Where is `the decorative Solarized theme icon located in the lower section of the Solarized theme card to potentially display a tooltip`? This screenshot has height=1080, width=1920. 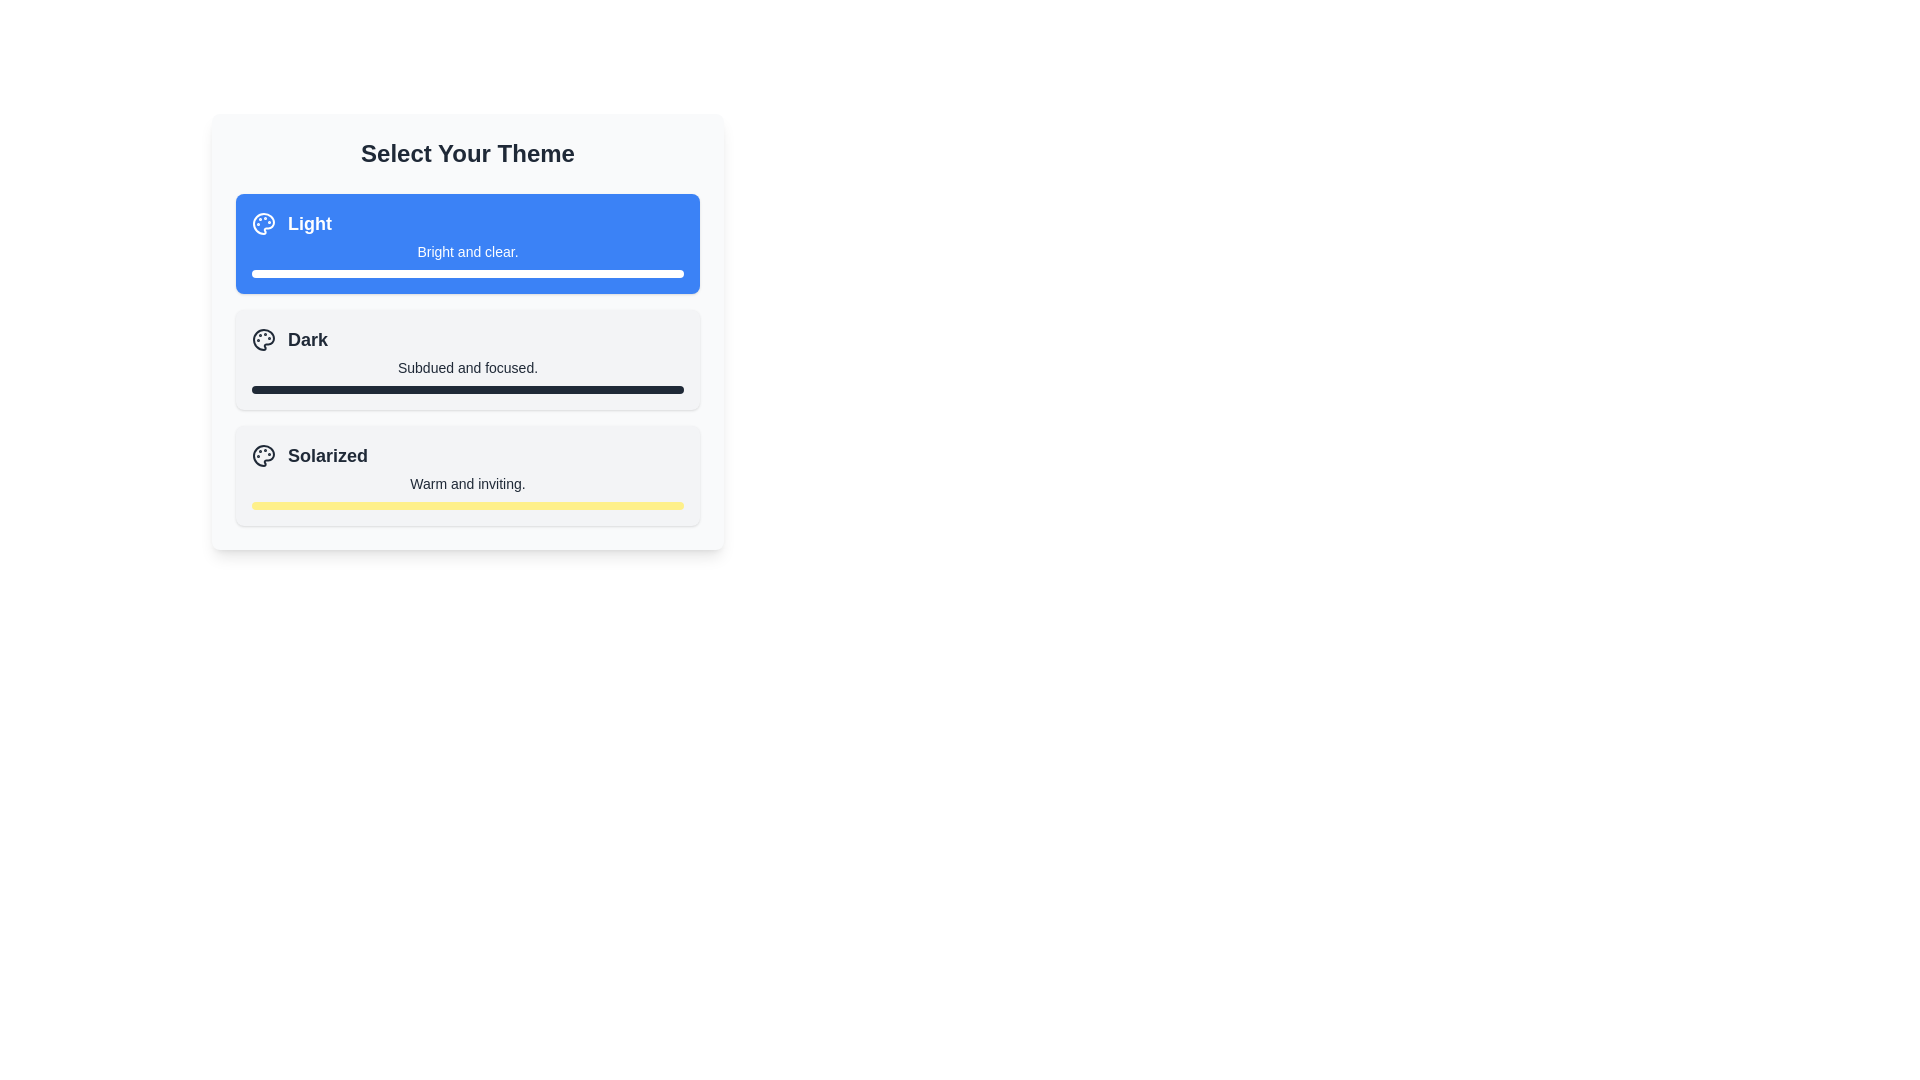 the decorative Solarized theme icon located in the lower section of the Solarized theme card to potentially display a tooltip is located at coordinates (263, 338).